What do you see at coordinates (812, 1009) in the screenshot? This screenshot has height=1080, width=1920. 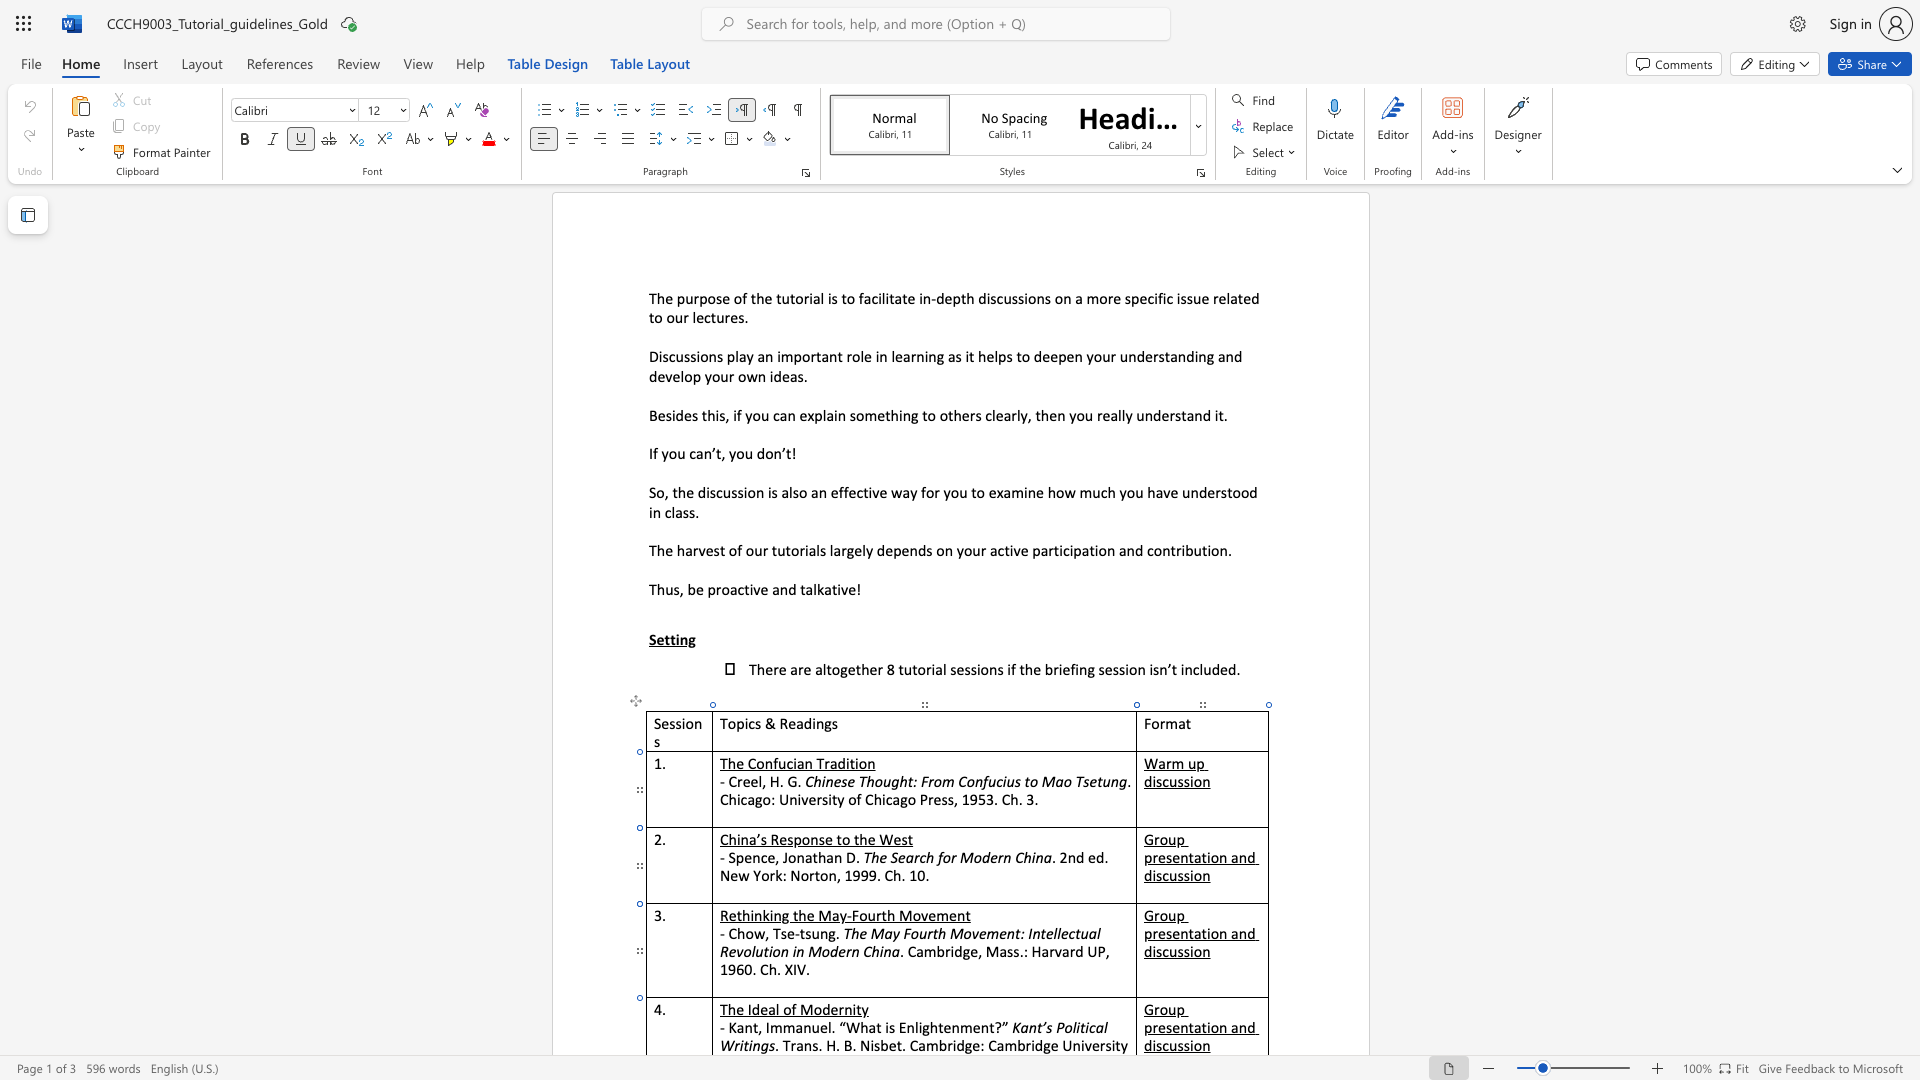 I see `the space between the continuous character "M" and "o" in the text` at bounding box center [812, 1009].